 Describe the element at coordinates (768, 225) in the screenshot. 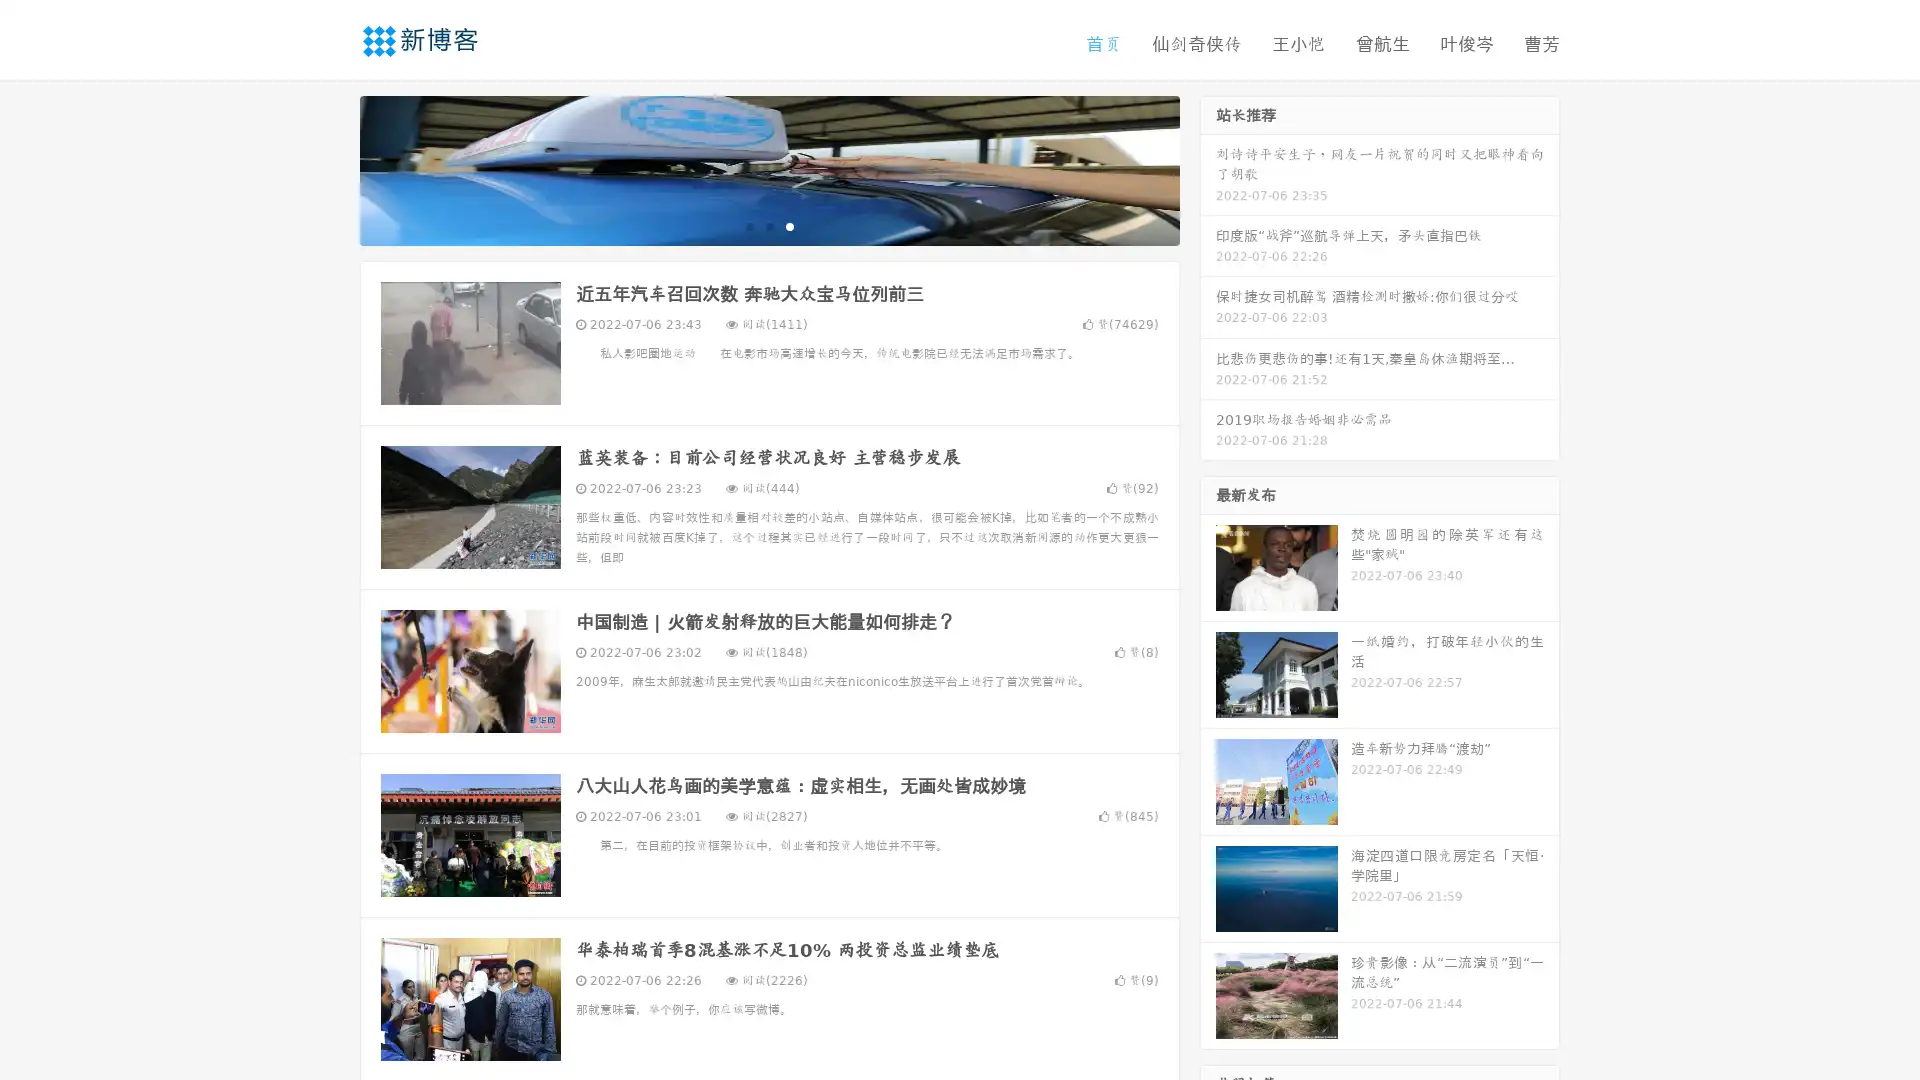

I see `Go to slide 2` at that location.